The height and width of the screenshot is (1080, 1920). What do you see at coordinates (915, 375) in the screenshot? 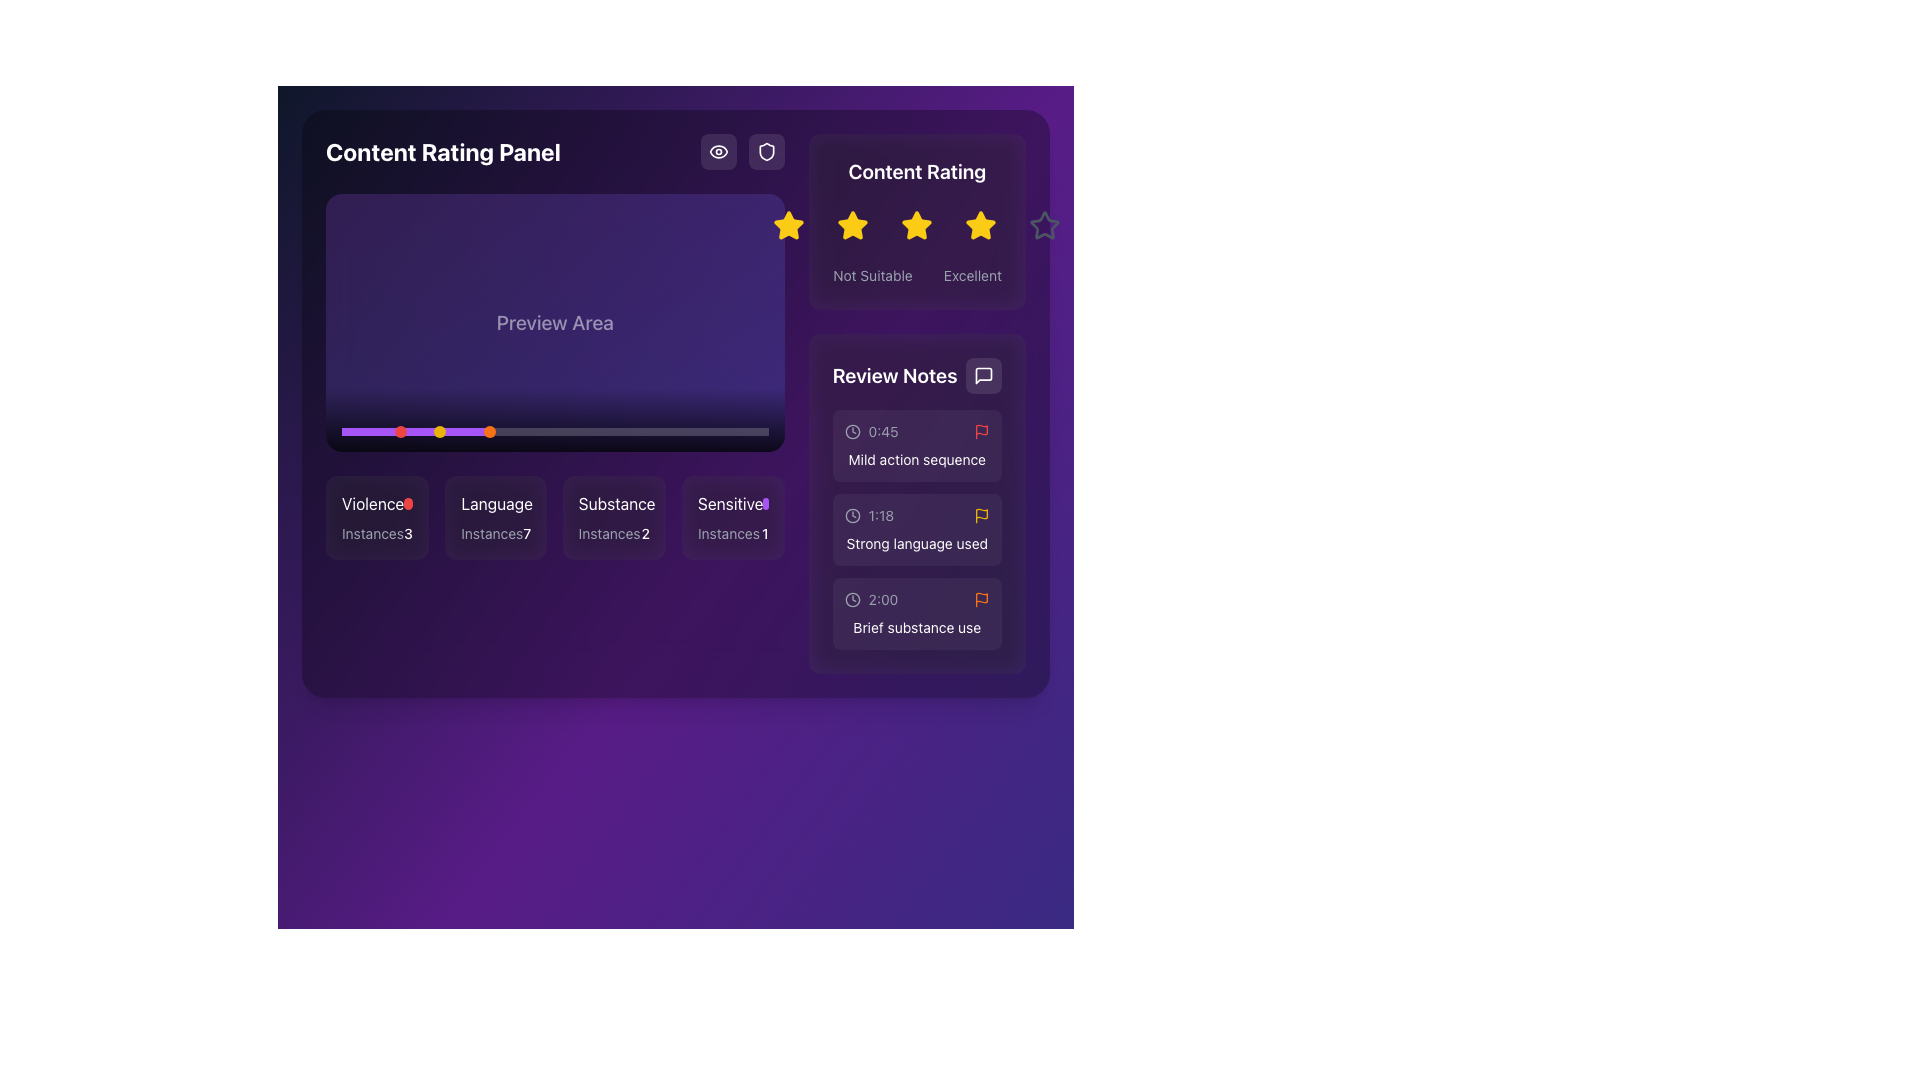
I see `the 'Review Notes' header that is styled in bold white text with a chat bubble icon next to it, located at the top of the right-side panel above the listed notes` at bounding box center [915, 375].